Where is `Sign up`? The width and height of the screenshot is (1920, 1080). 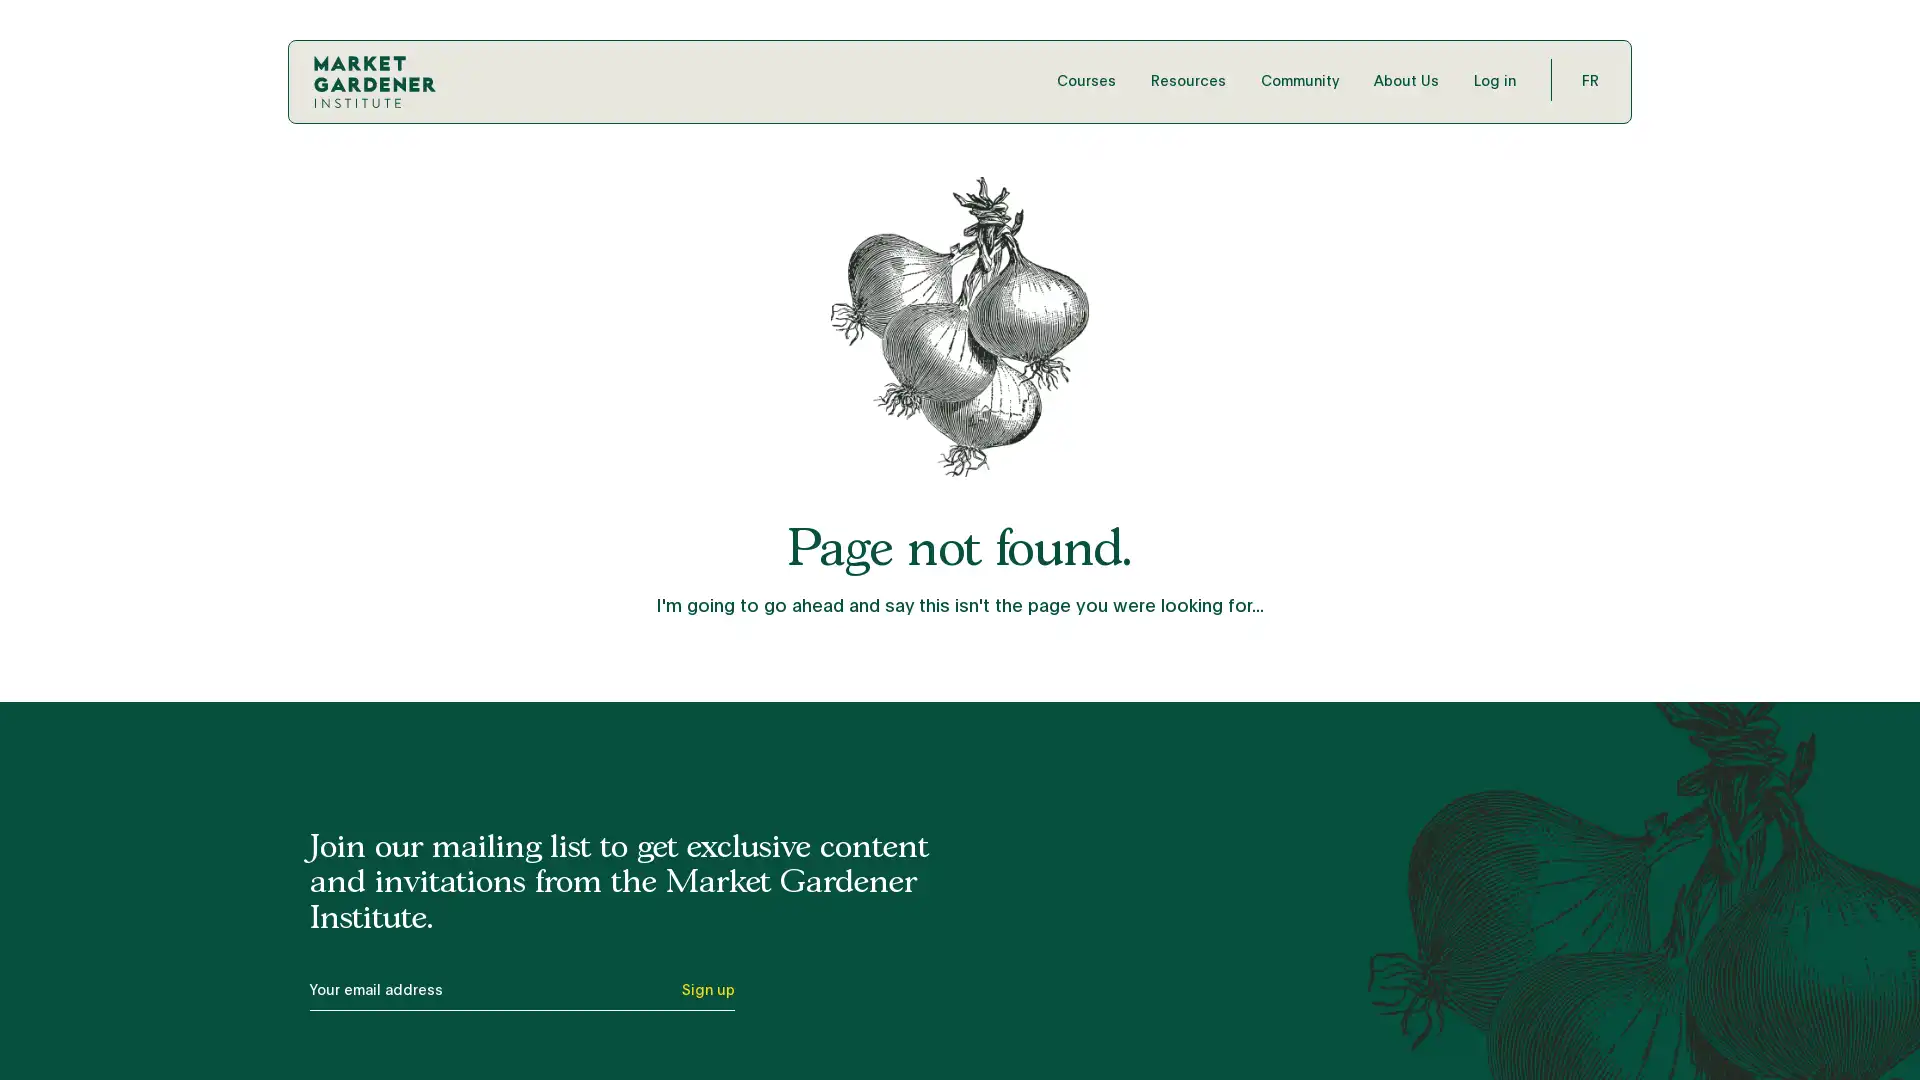
Sign up is located at coordinates (707, 995).